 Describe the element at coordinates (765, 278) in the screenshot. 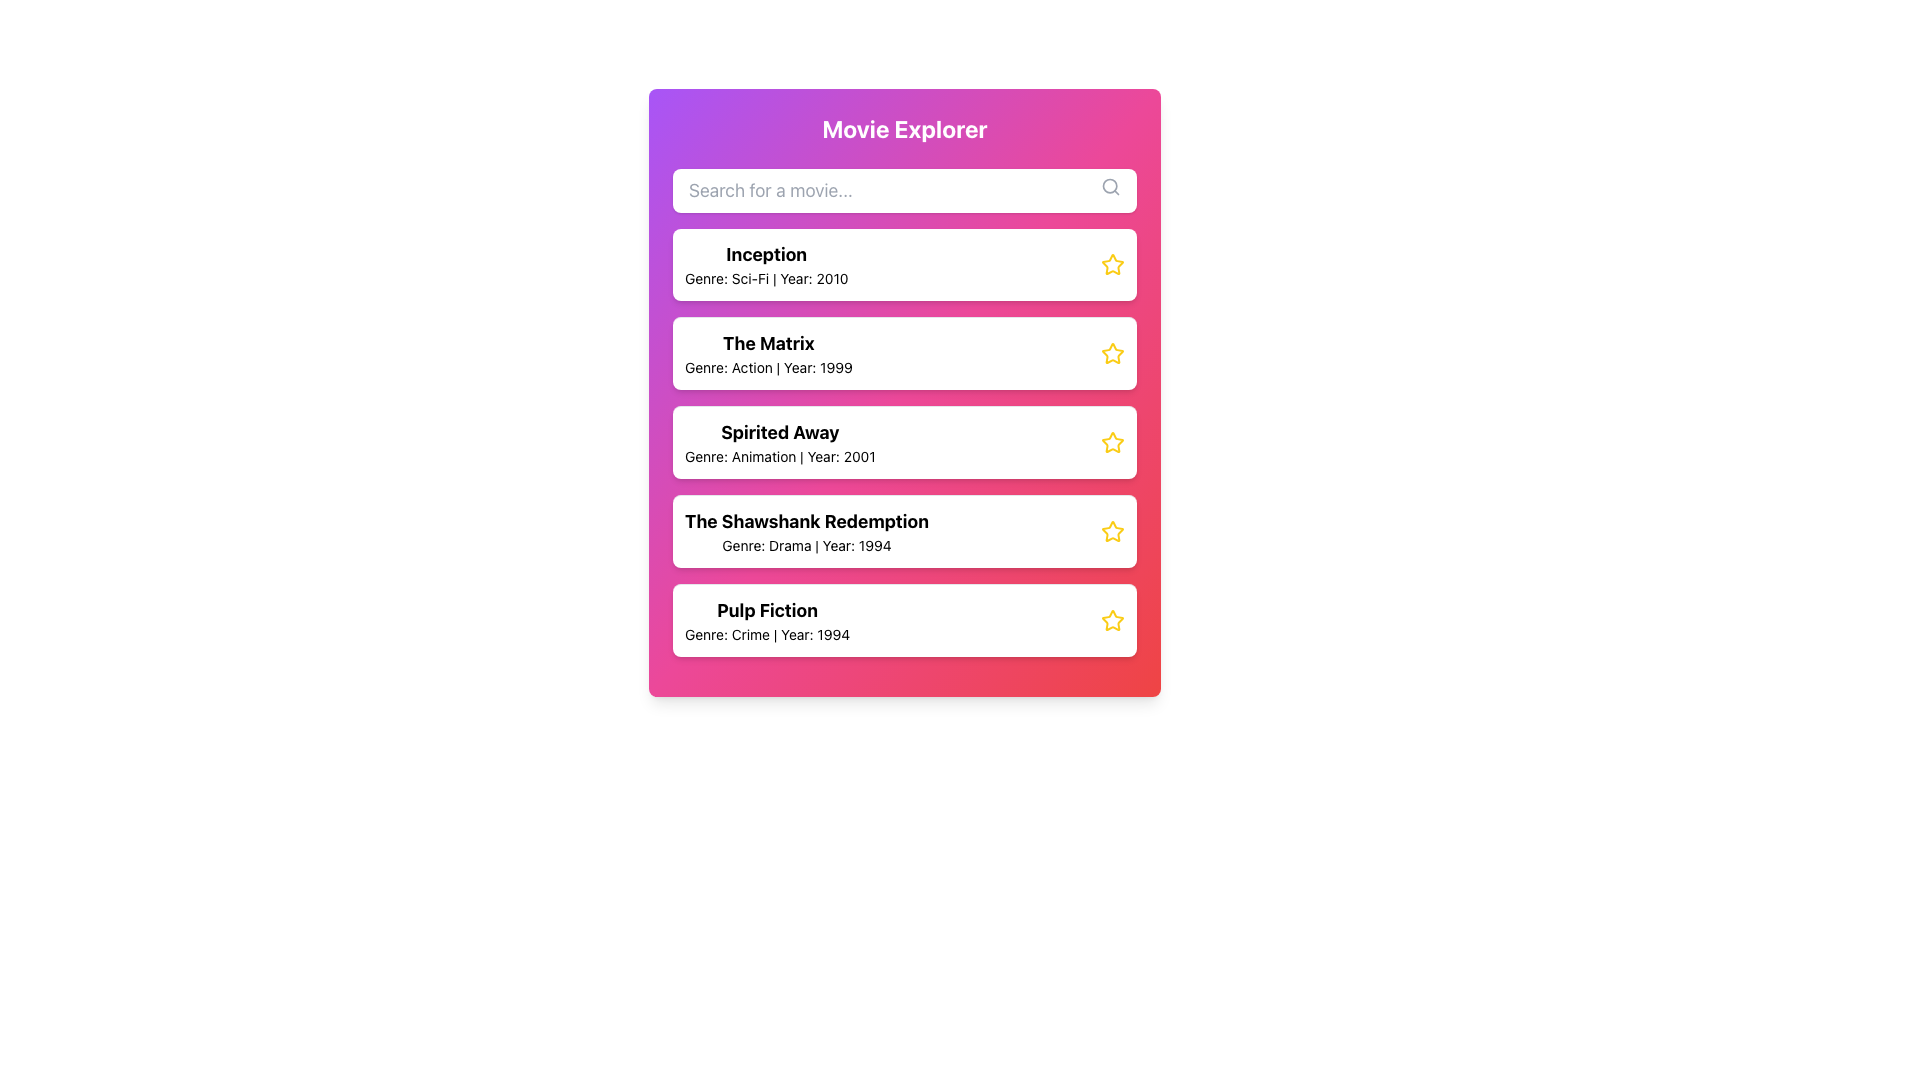

I see `text displaying the genre and release year of the movie 'Inception', located under its title in the first movie item of the 'Movie Explorer' panel` at that location.